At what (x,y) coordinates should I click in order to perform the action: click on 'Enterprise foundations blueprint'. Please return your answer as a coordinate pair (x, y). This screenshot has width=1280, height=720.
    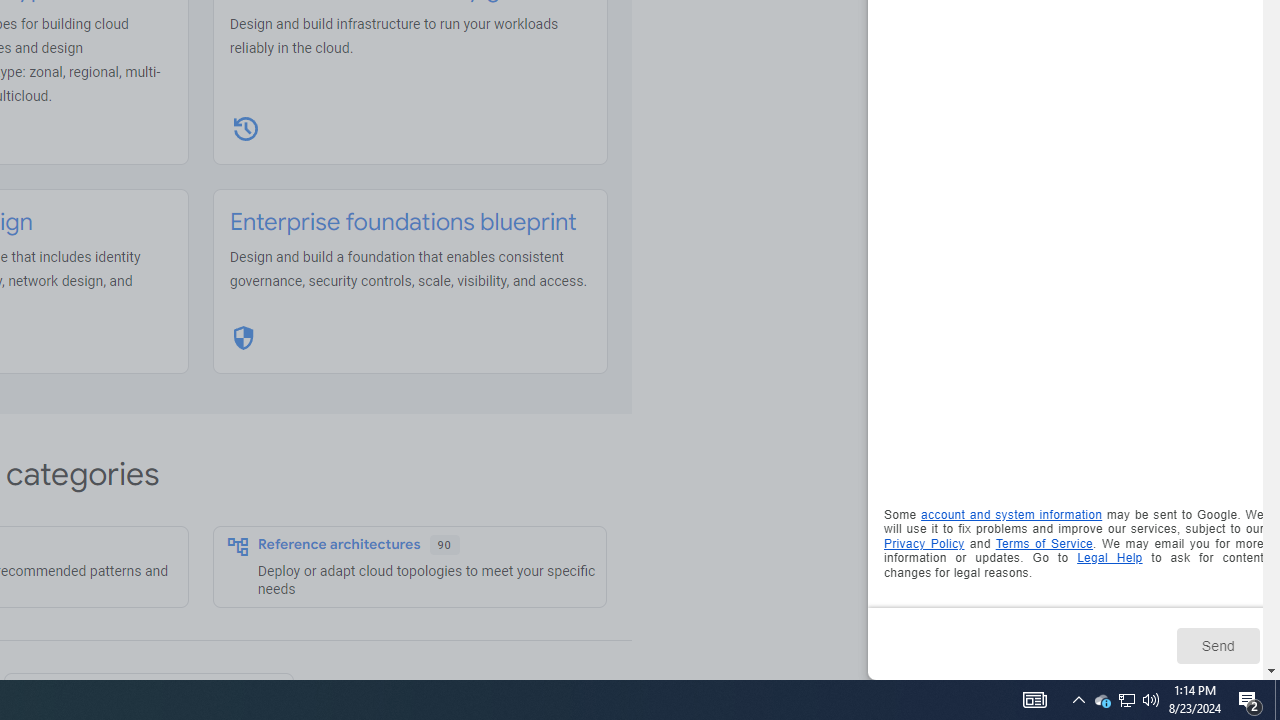
    Looking at the image, I should click on (402, 222).